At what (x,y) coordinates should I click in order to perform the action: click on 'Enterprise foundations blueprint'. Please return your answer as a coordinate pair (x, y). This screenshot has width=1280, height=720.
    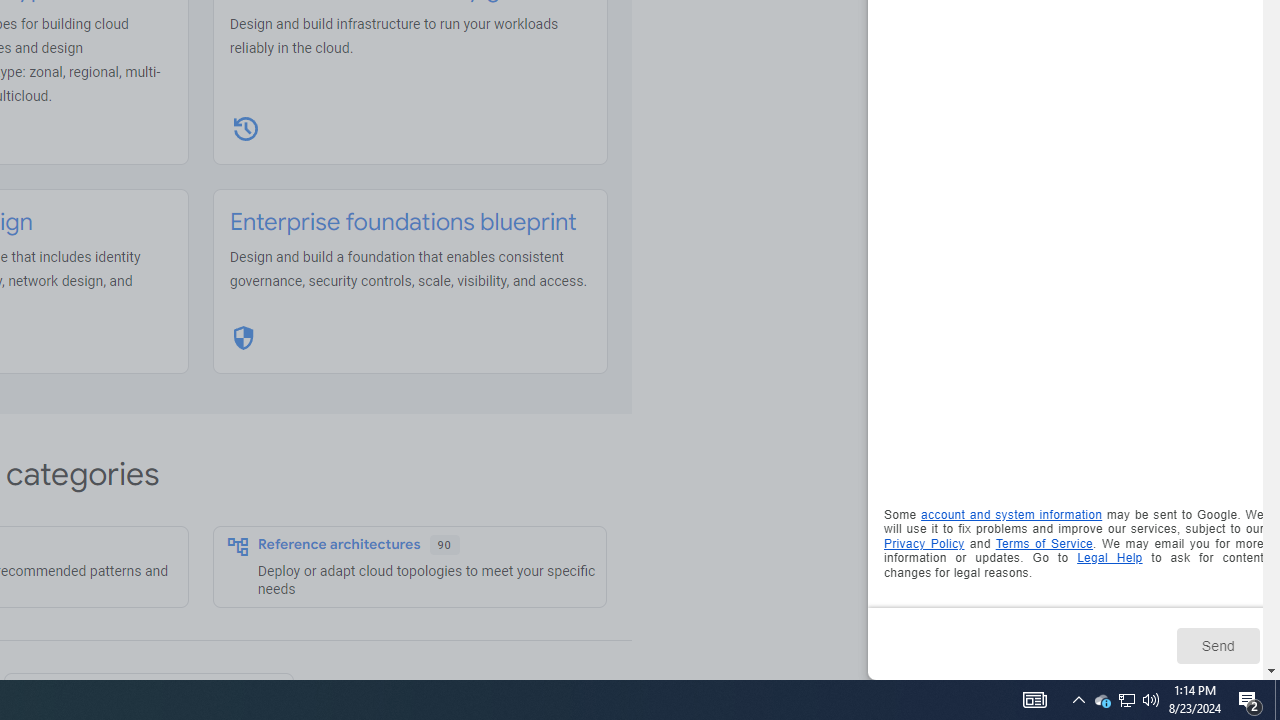
    Looking at the image, I should click on (402, 222).